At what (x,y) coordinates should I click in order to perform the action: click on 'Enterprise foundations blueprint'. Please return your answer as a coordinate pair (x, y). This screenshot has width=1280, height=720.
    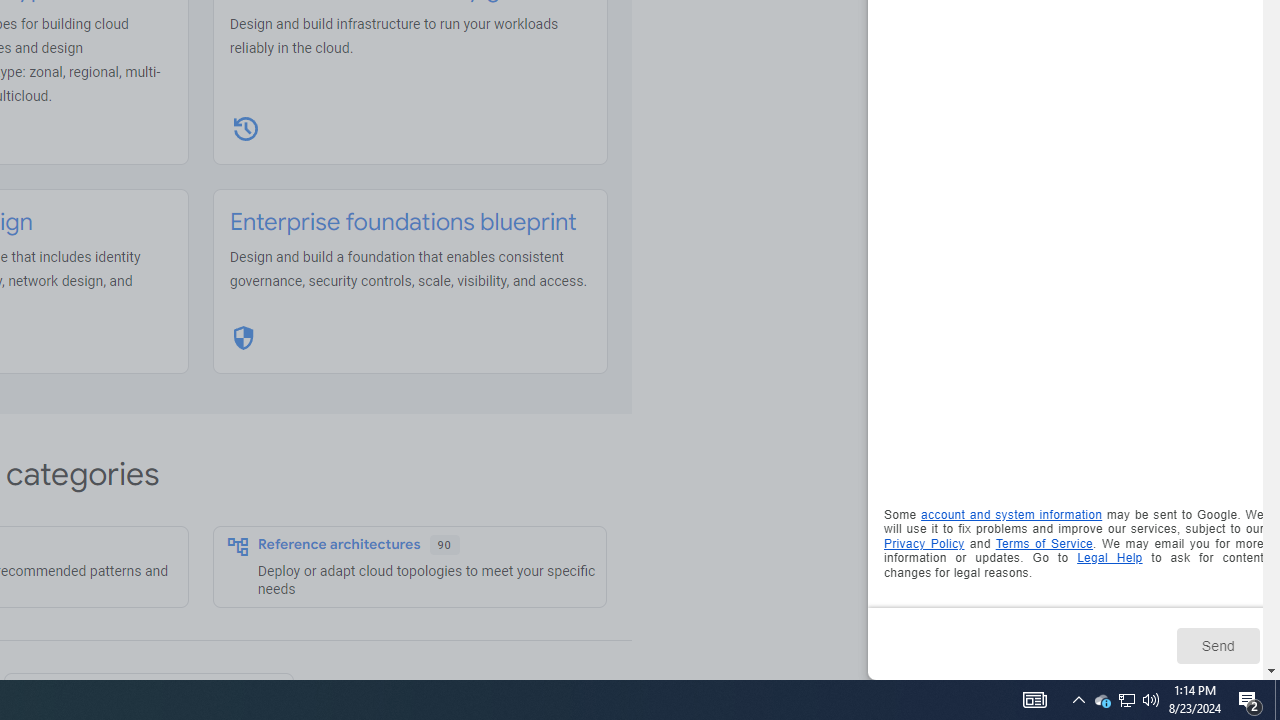
    Looking at the image, I should click on (402, 222).